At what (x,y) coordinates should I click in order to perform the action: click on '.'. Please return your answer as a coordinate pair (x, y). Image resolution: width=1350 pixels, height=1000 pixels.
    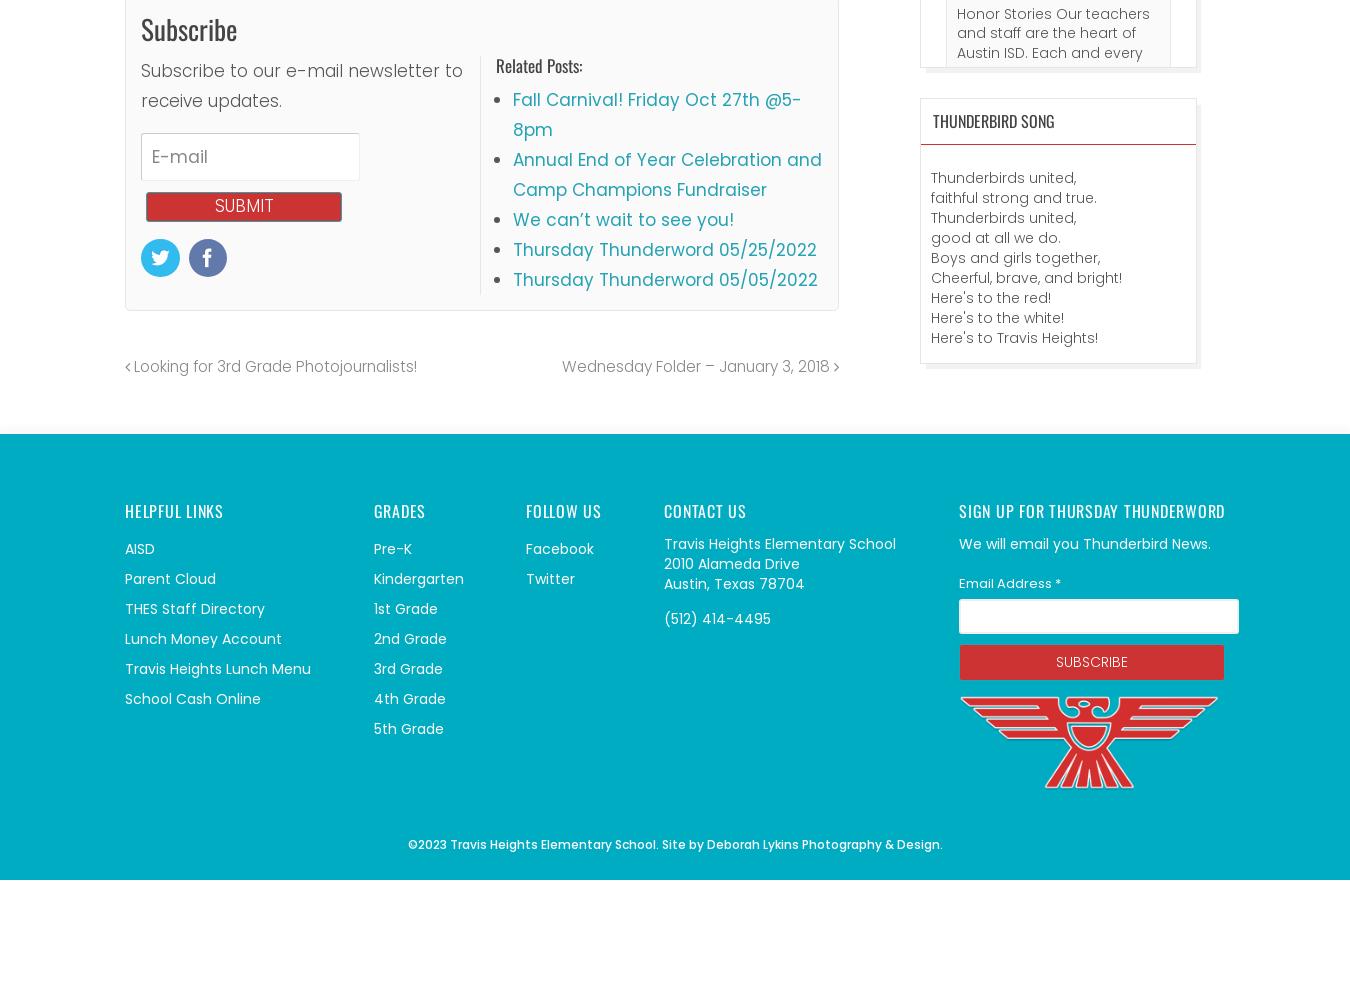
    Looking at the image, I should click on (938, 842).